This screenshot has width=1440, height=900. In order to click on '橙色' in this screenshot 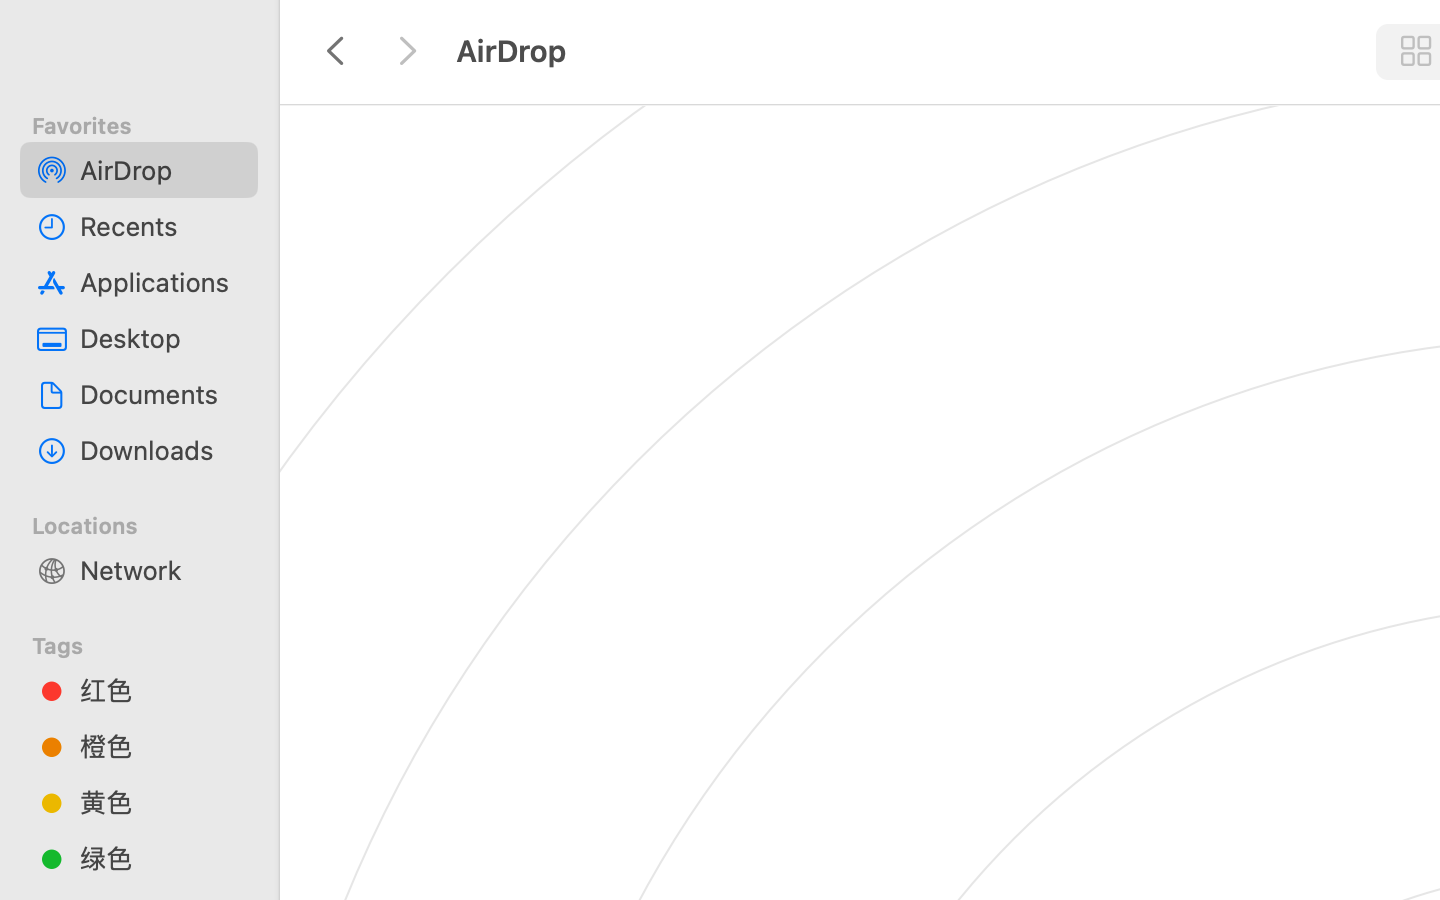, I will do `click(159, 745)`.